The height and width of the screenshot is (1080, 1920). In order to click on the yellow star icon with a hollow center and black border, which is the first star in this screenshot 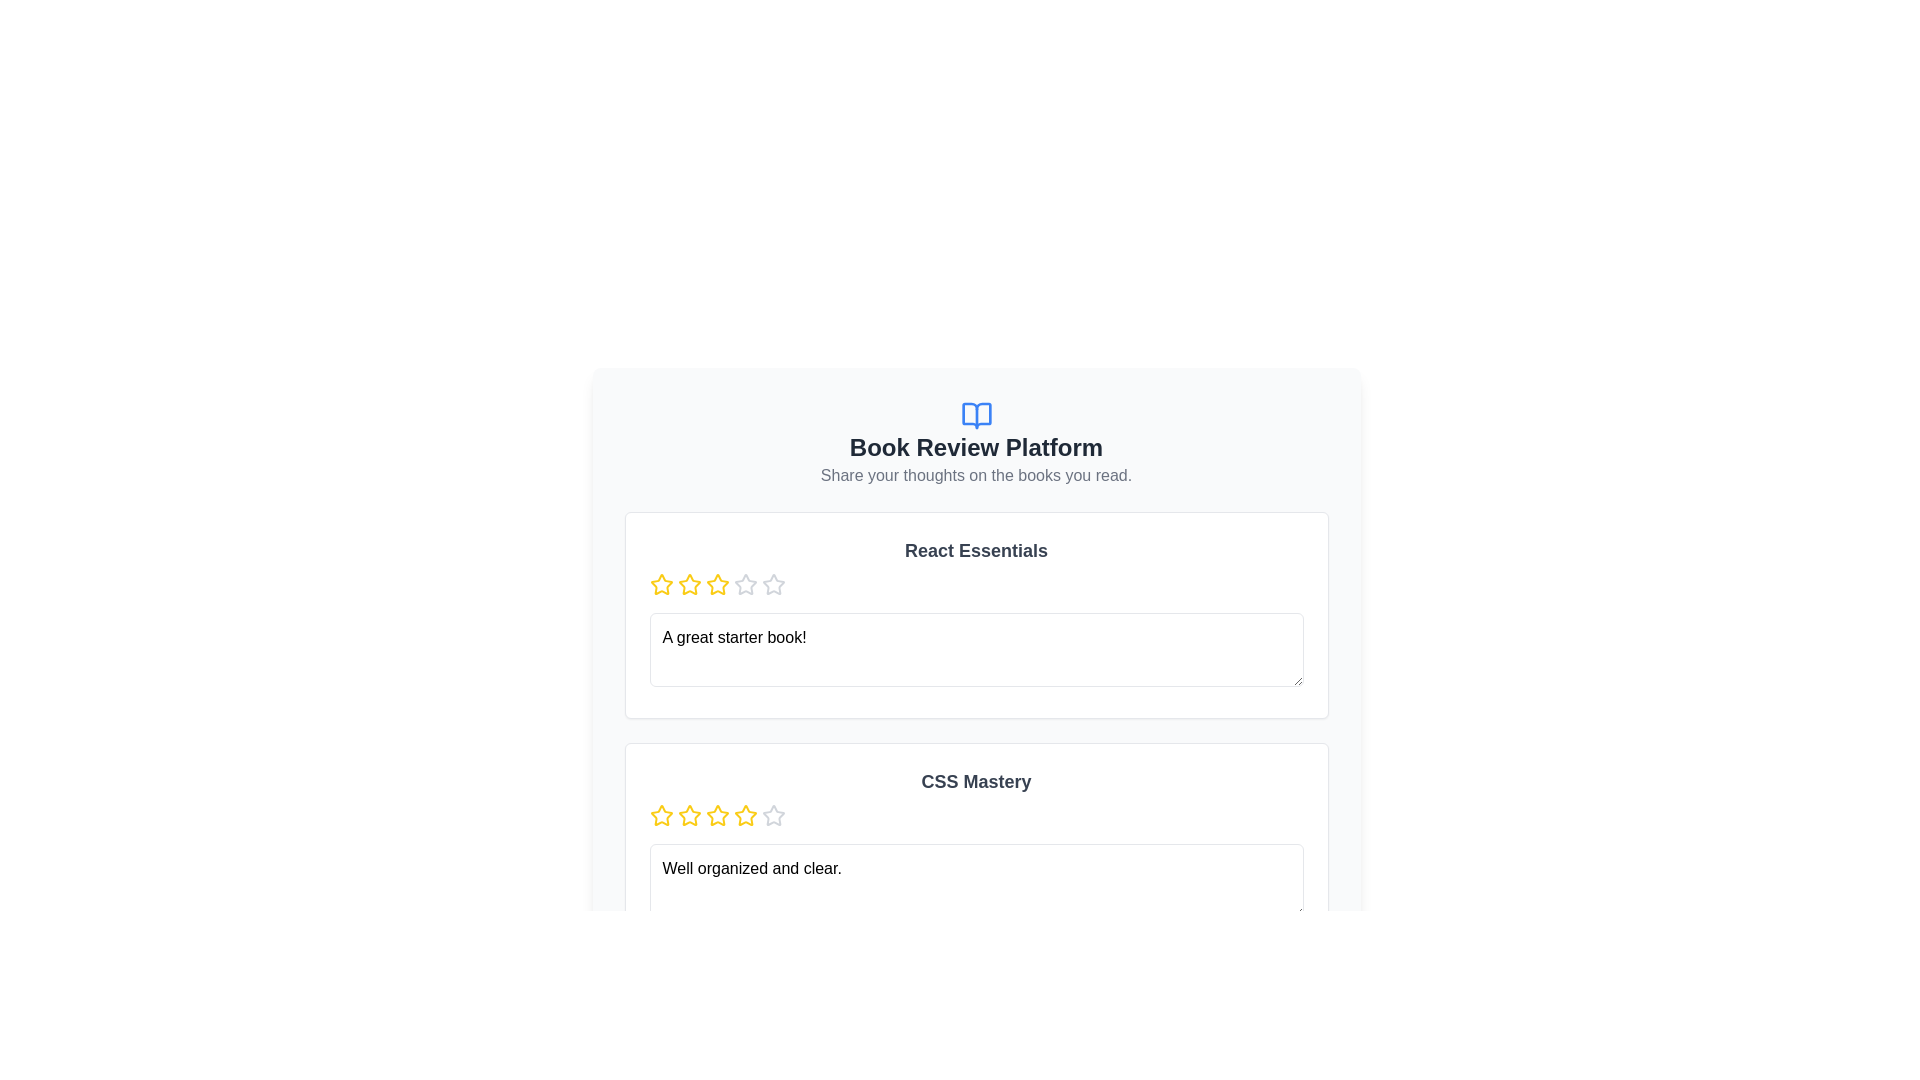, I will do `click(661, 815)`.